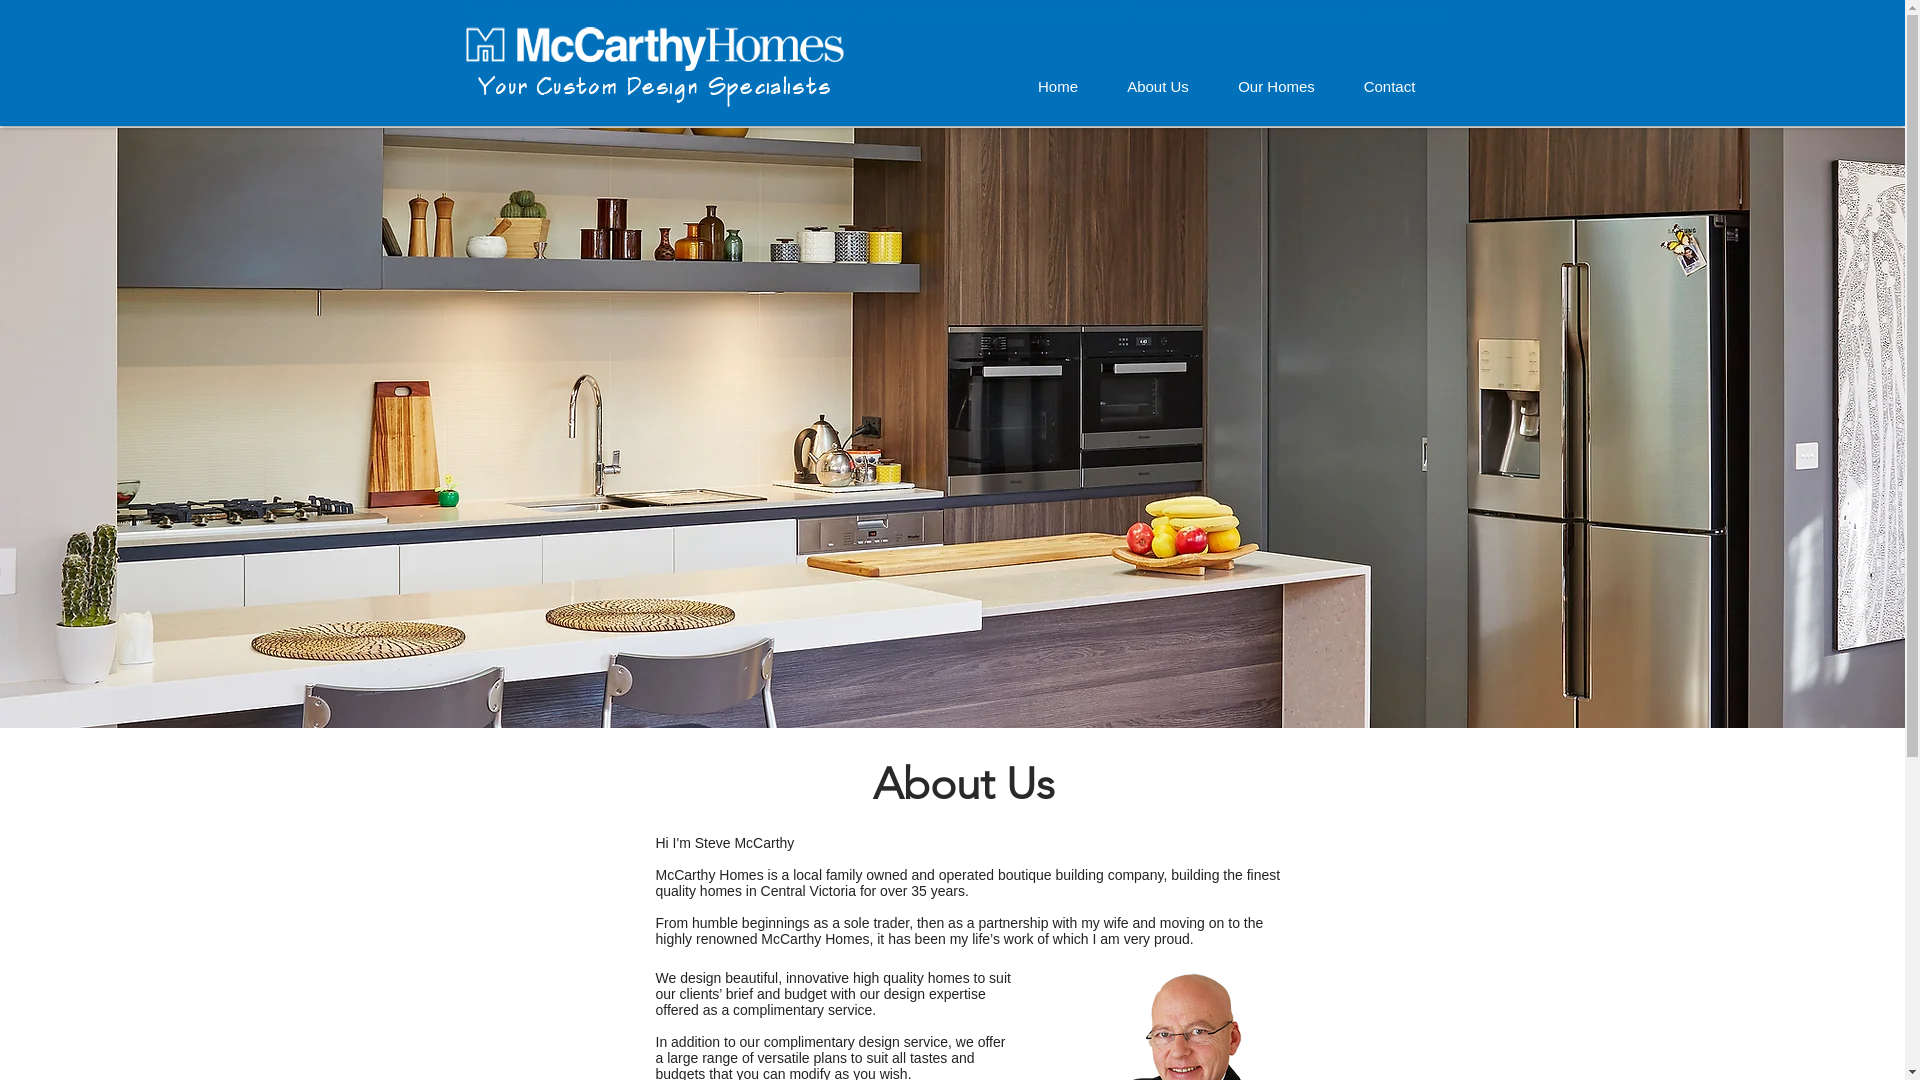 The height and width of the screenshot is (1080, 1920). Describe the element at coordinates (1057, 86) in the screenshot. I see `'Home'` at that location.